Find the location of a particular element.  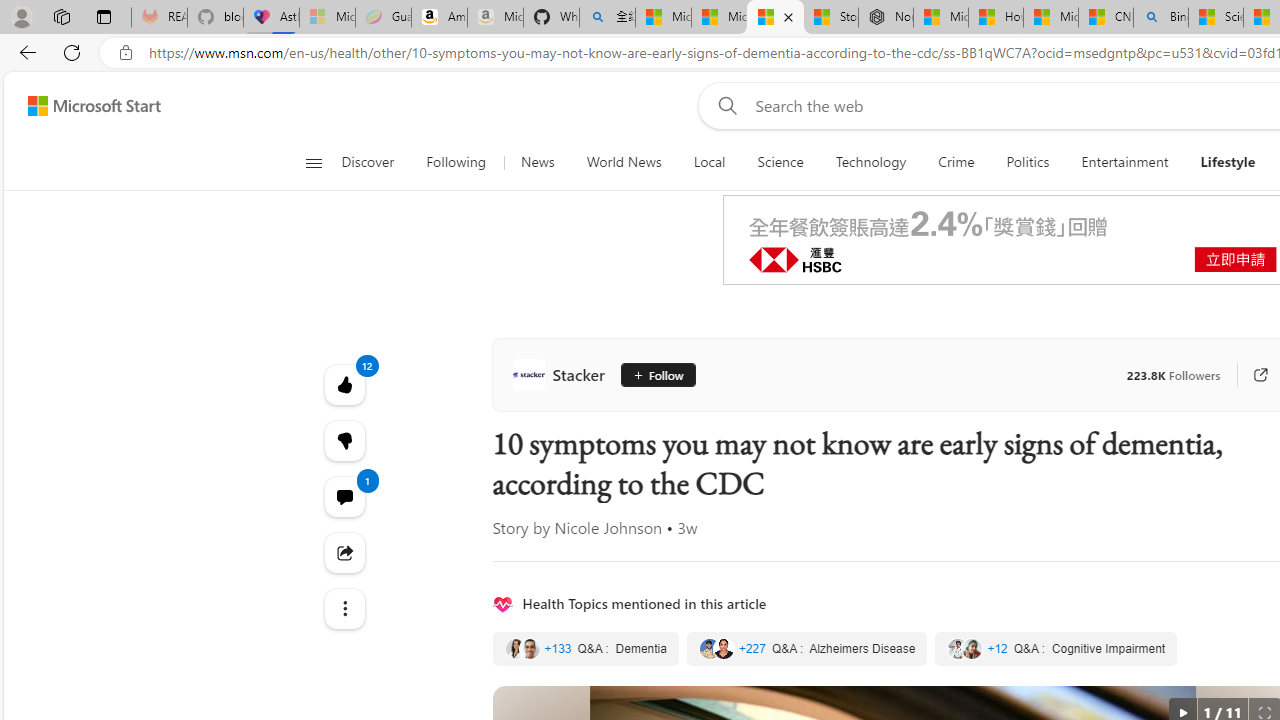

'Class: quote-thumbnail' is located at coordinates (972, 649).